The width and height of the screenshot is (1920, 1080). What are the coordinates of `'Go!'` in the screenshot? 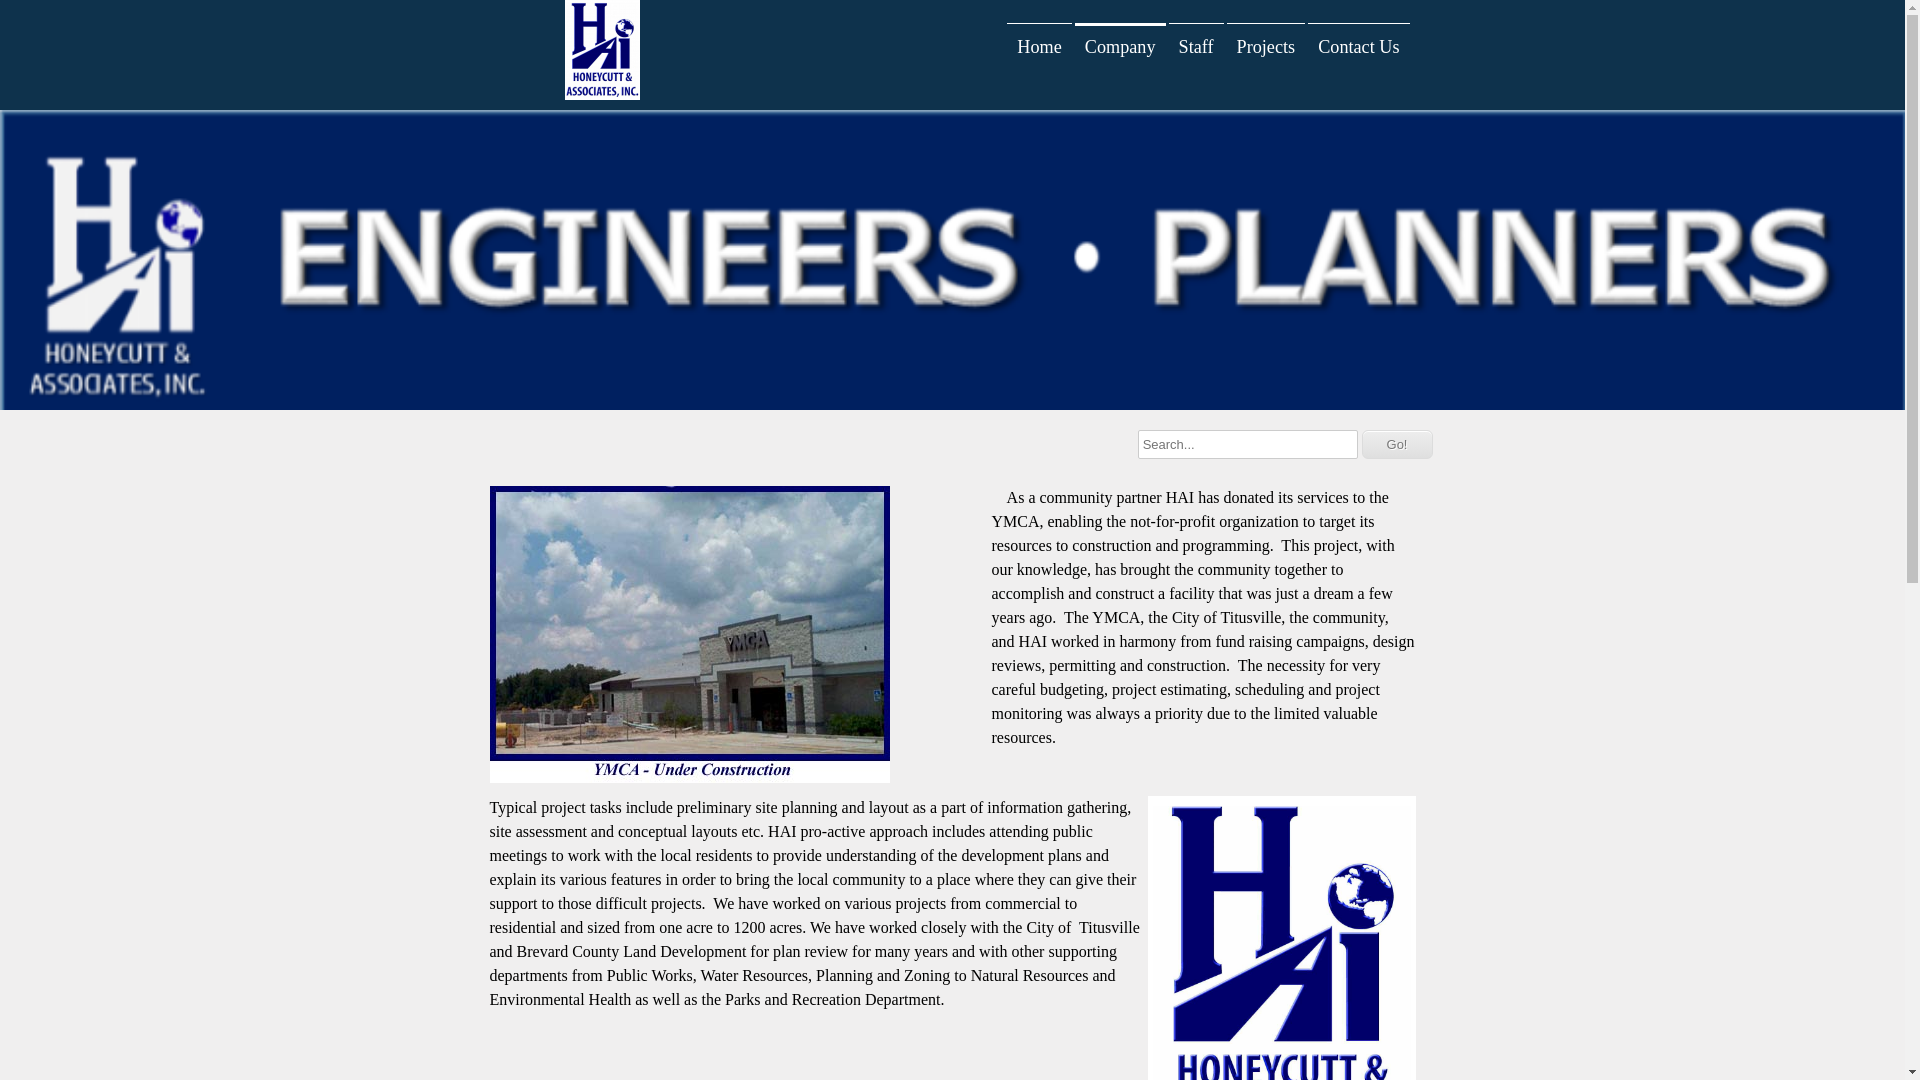 It's located at (1396, 443).